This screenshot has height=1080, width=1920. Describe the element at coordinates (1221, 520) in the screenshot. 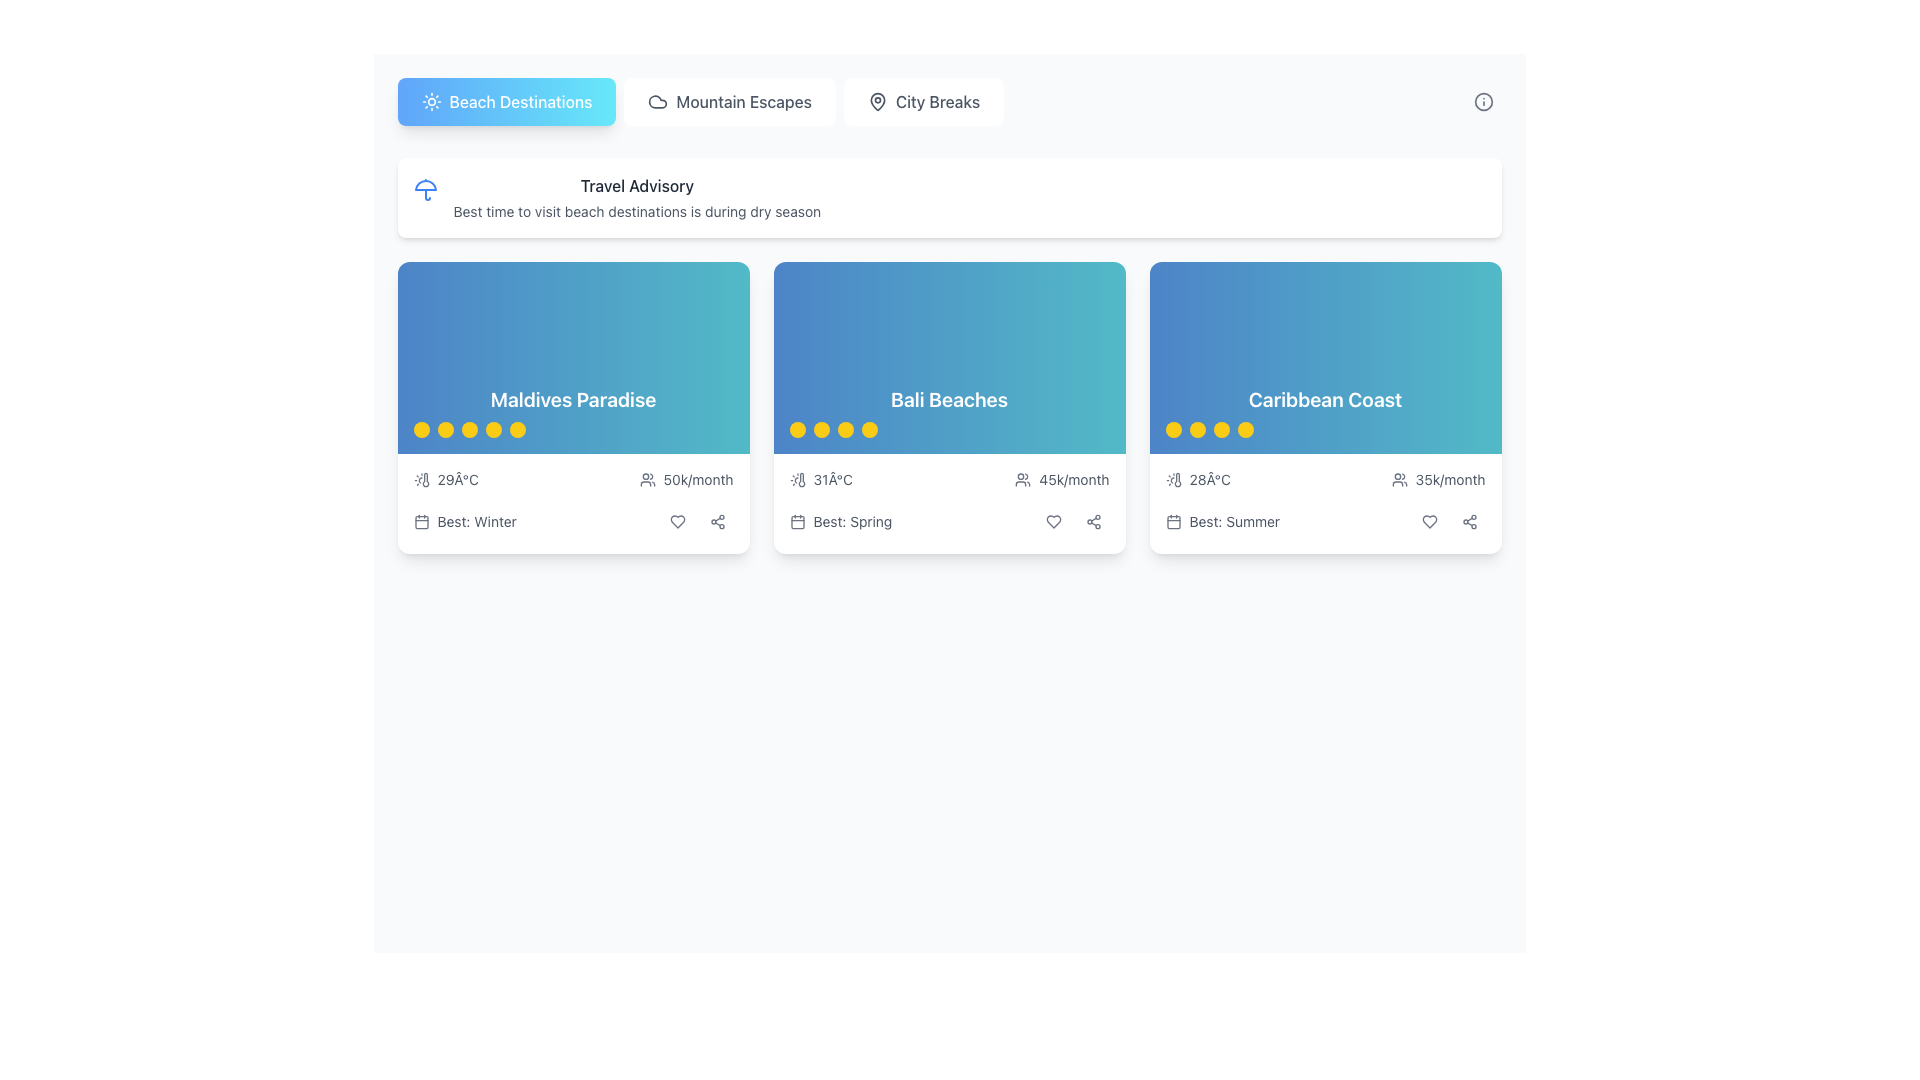

I see `the text element labeled 'Best: Summer' with a calendar icon, located in the lower-right corner of the 'Caribbean Coast' card` at that location.